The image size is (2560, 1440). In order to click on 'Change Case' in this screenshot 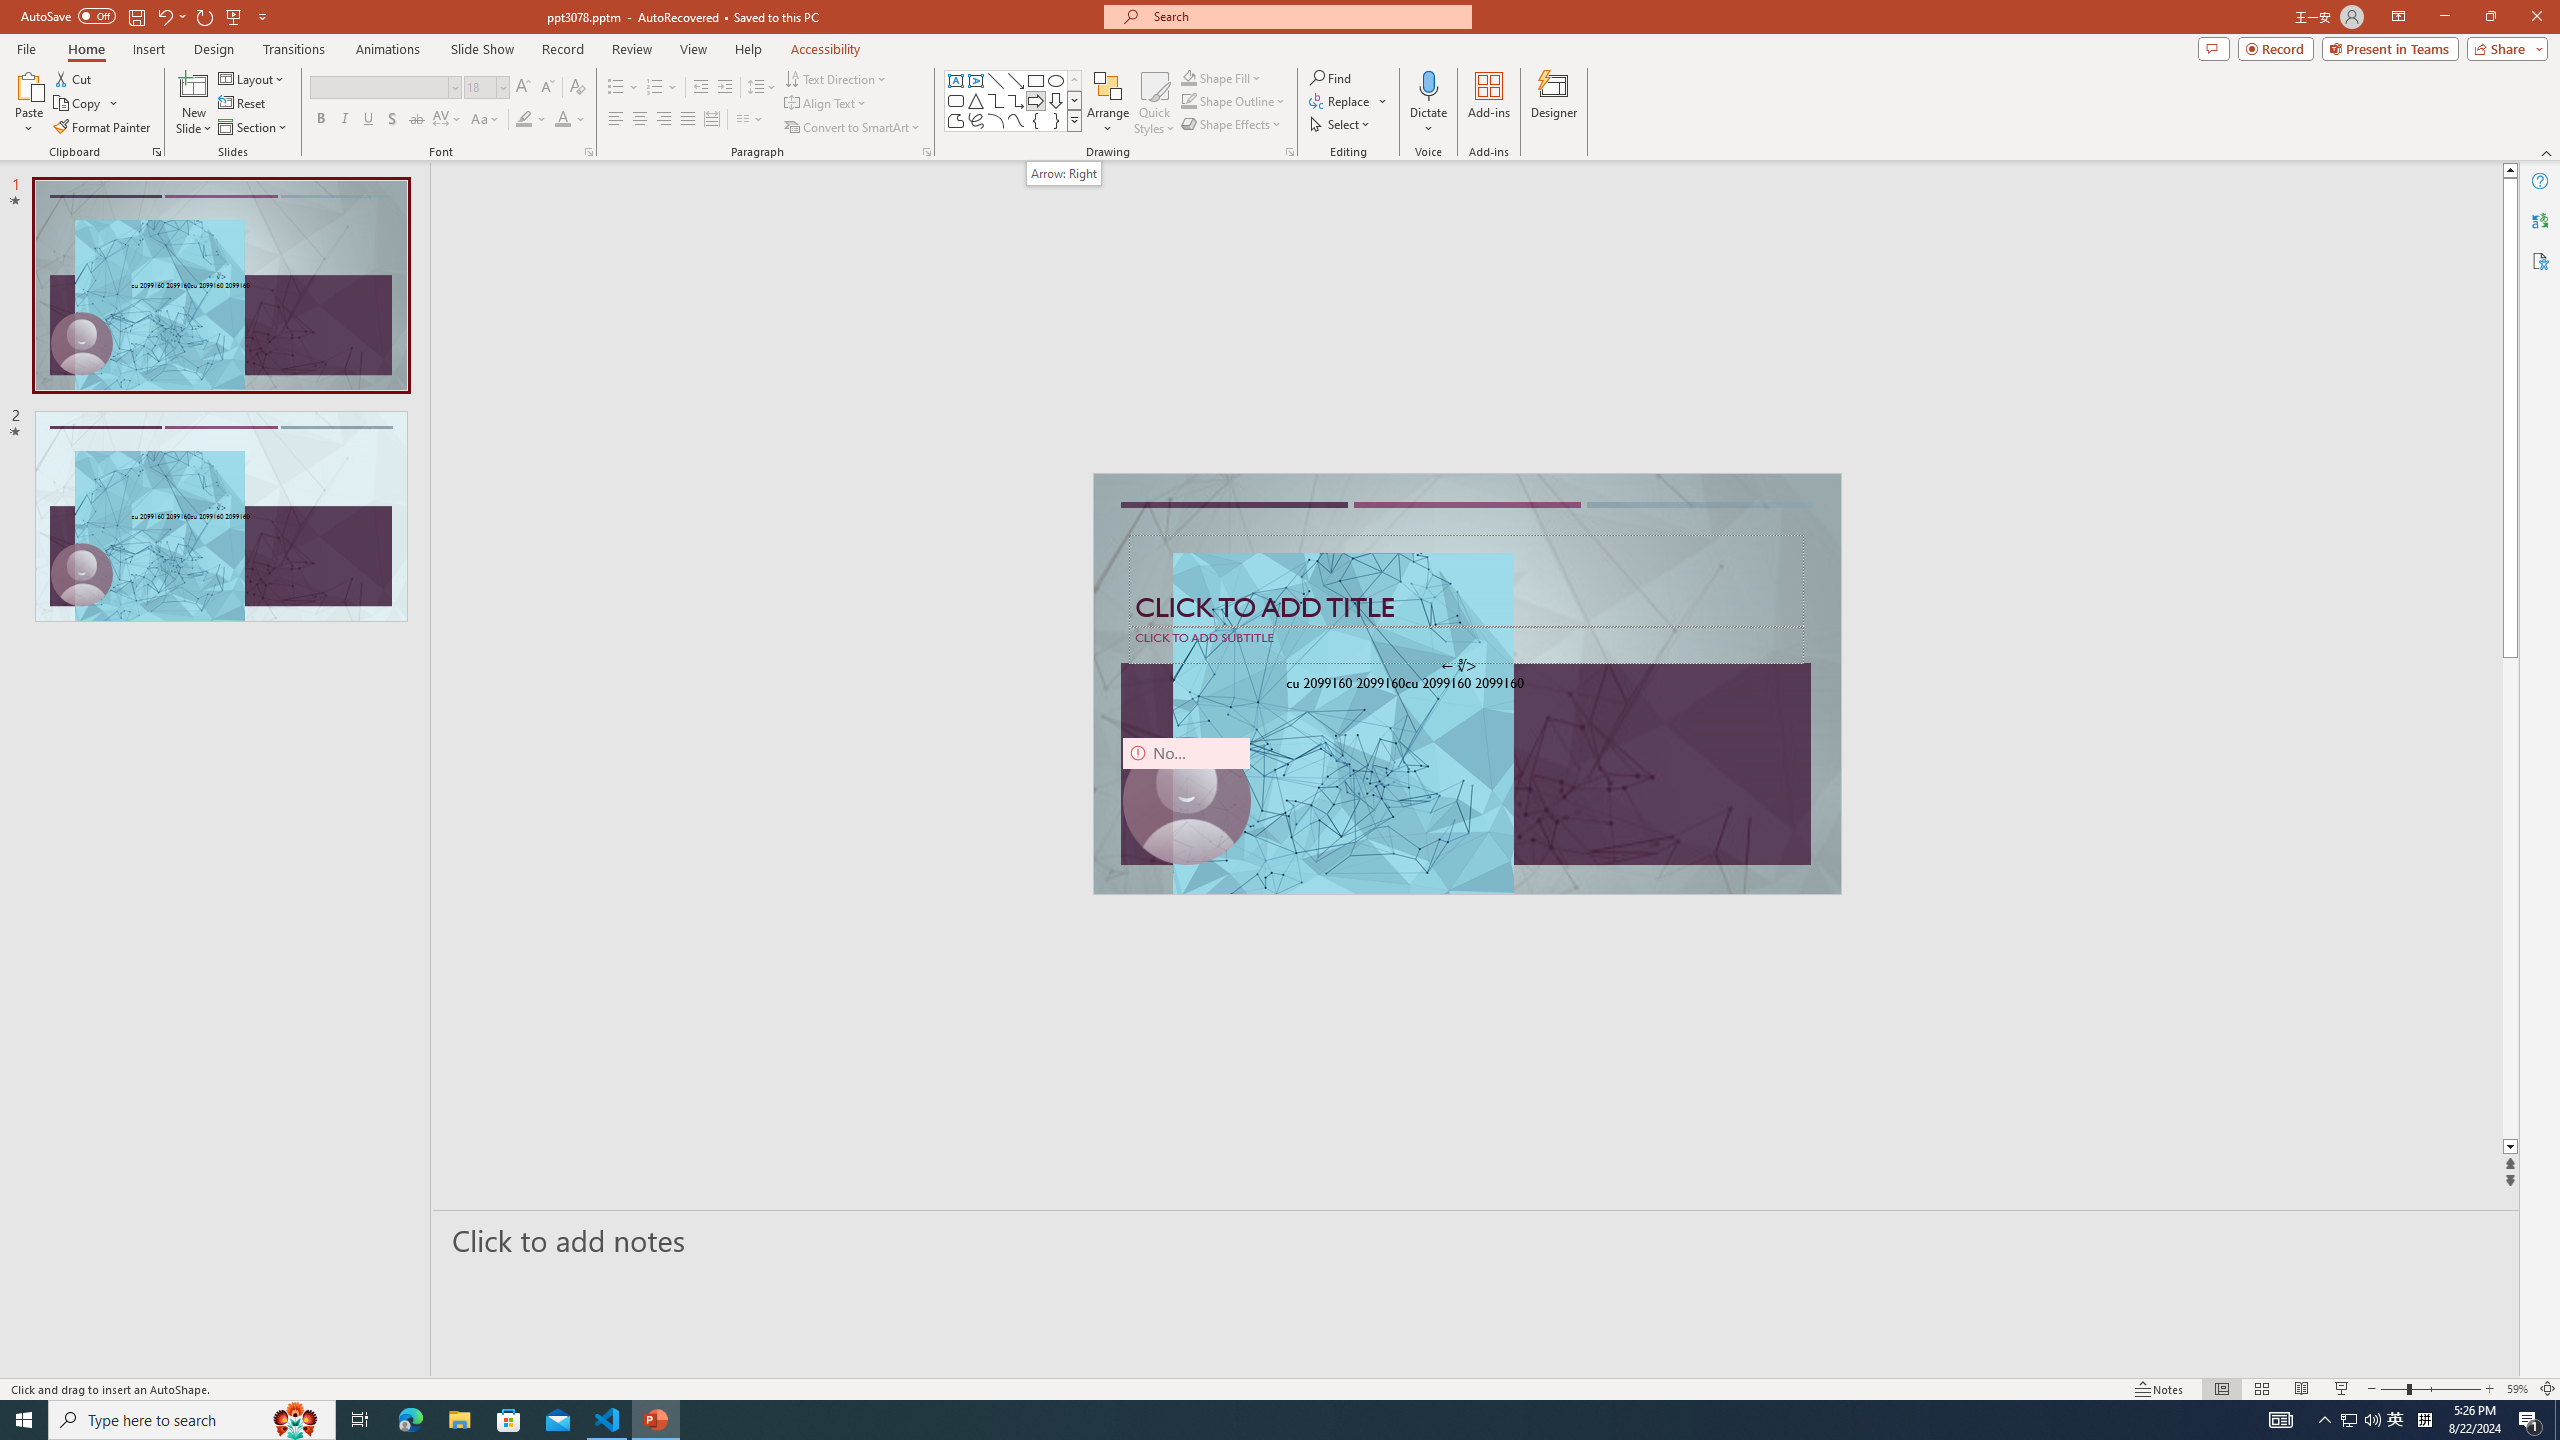, I will do `click(485, 118)`.